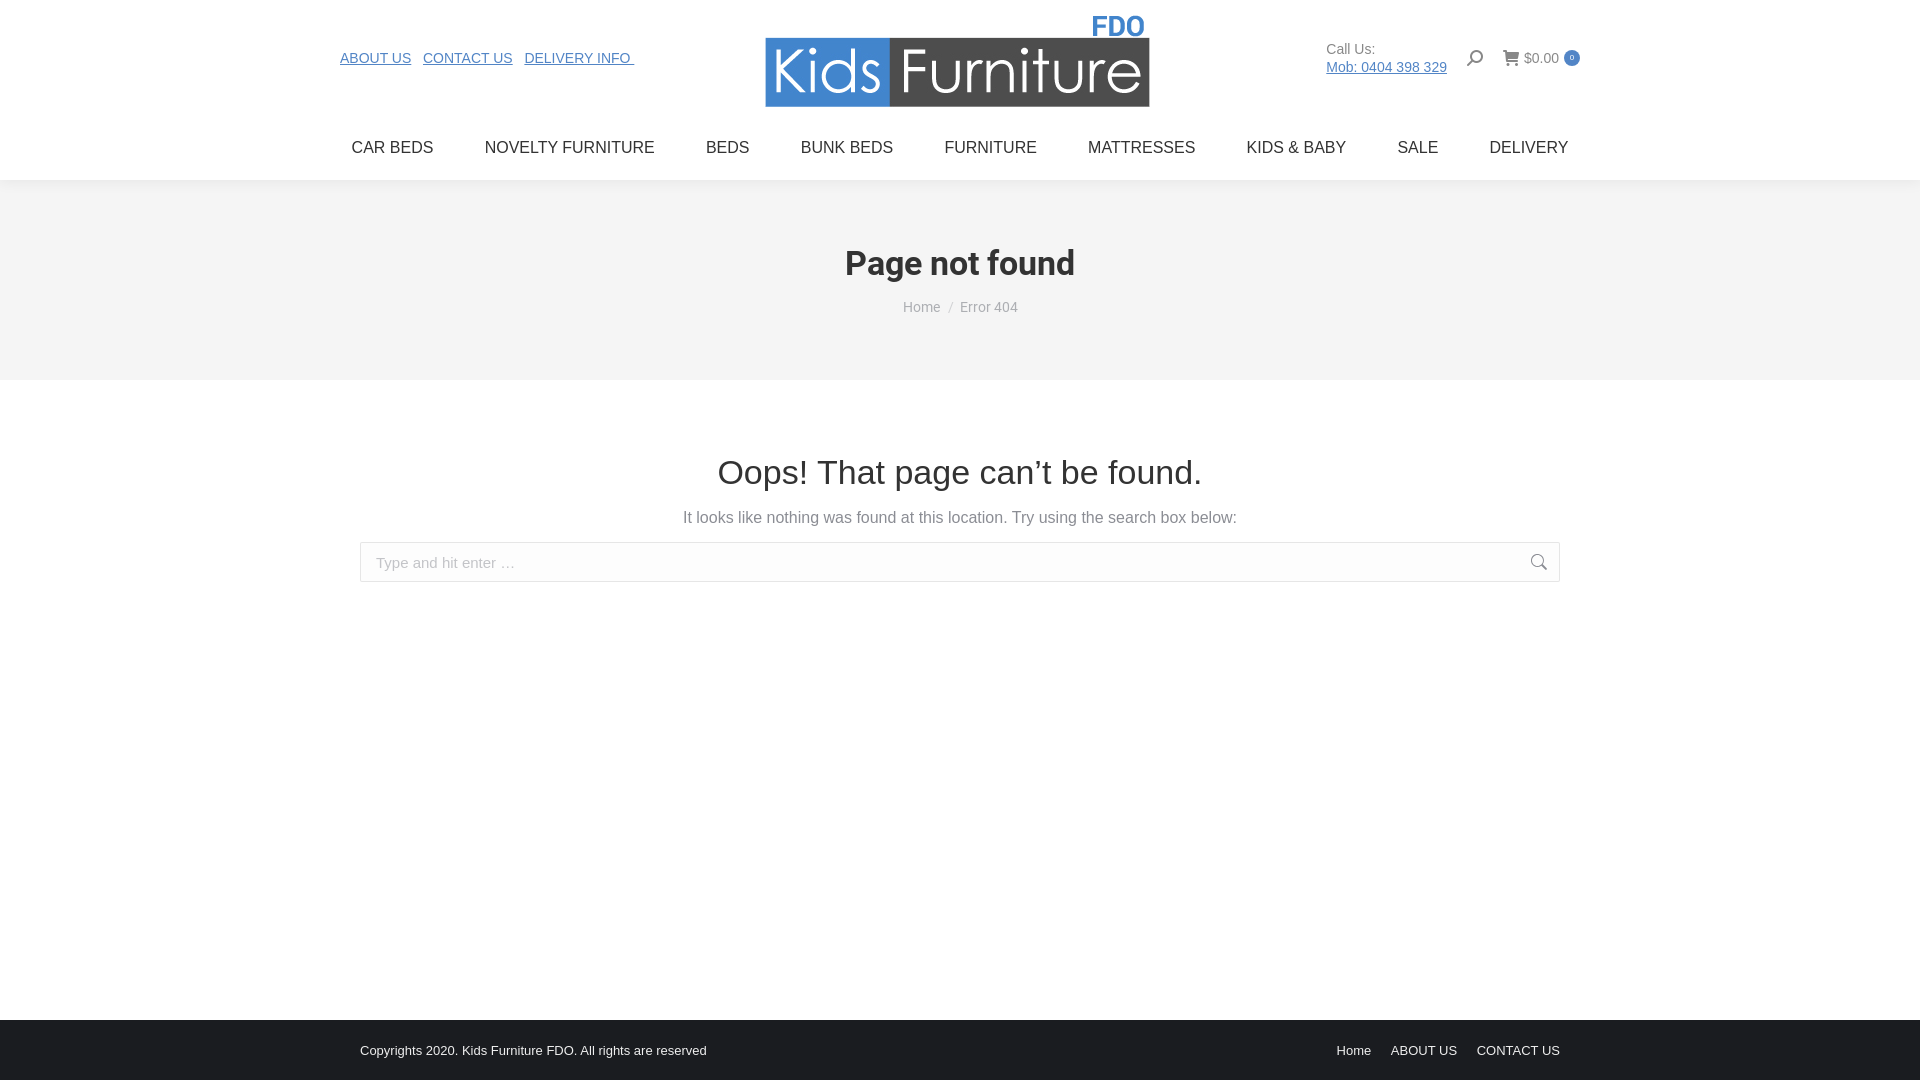 This screenshot has width=1920, height=1080. Describe the element at coordinates (1423, 1049) in the screenshot. I see `'ABOUT US'` at that location.